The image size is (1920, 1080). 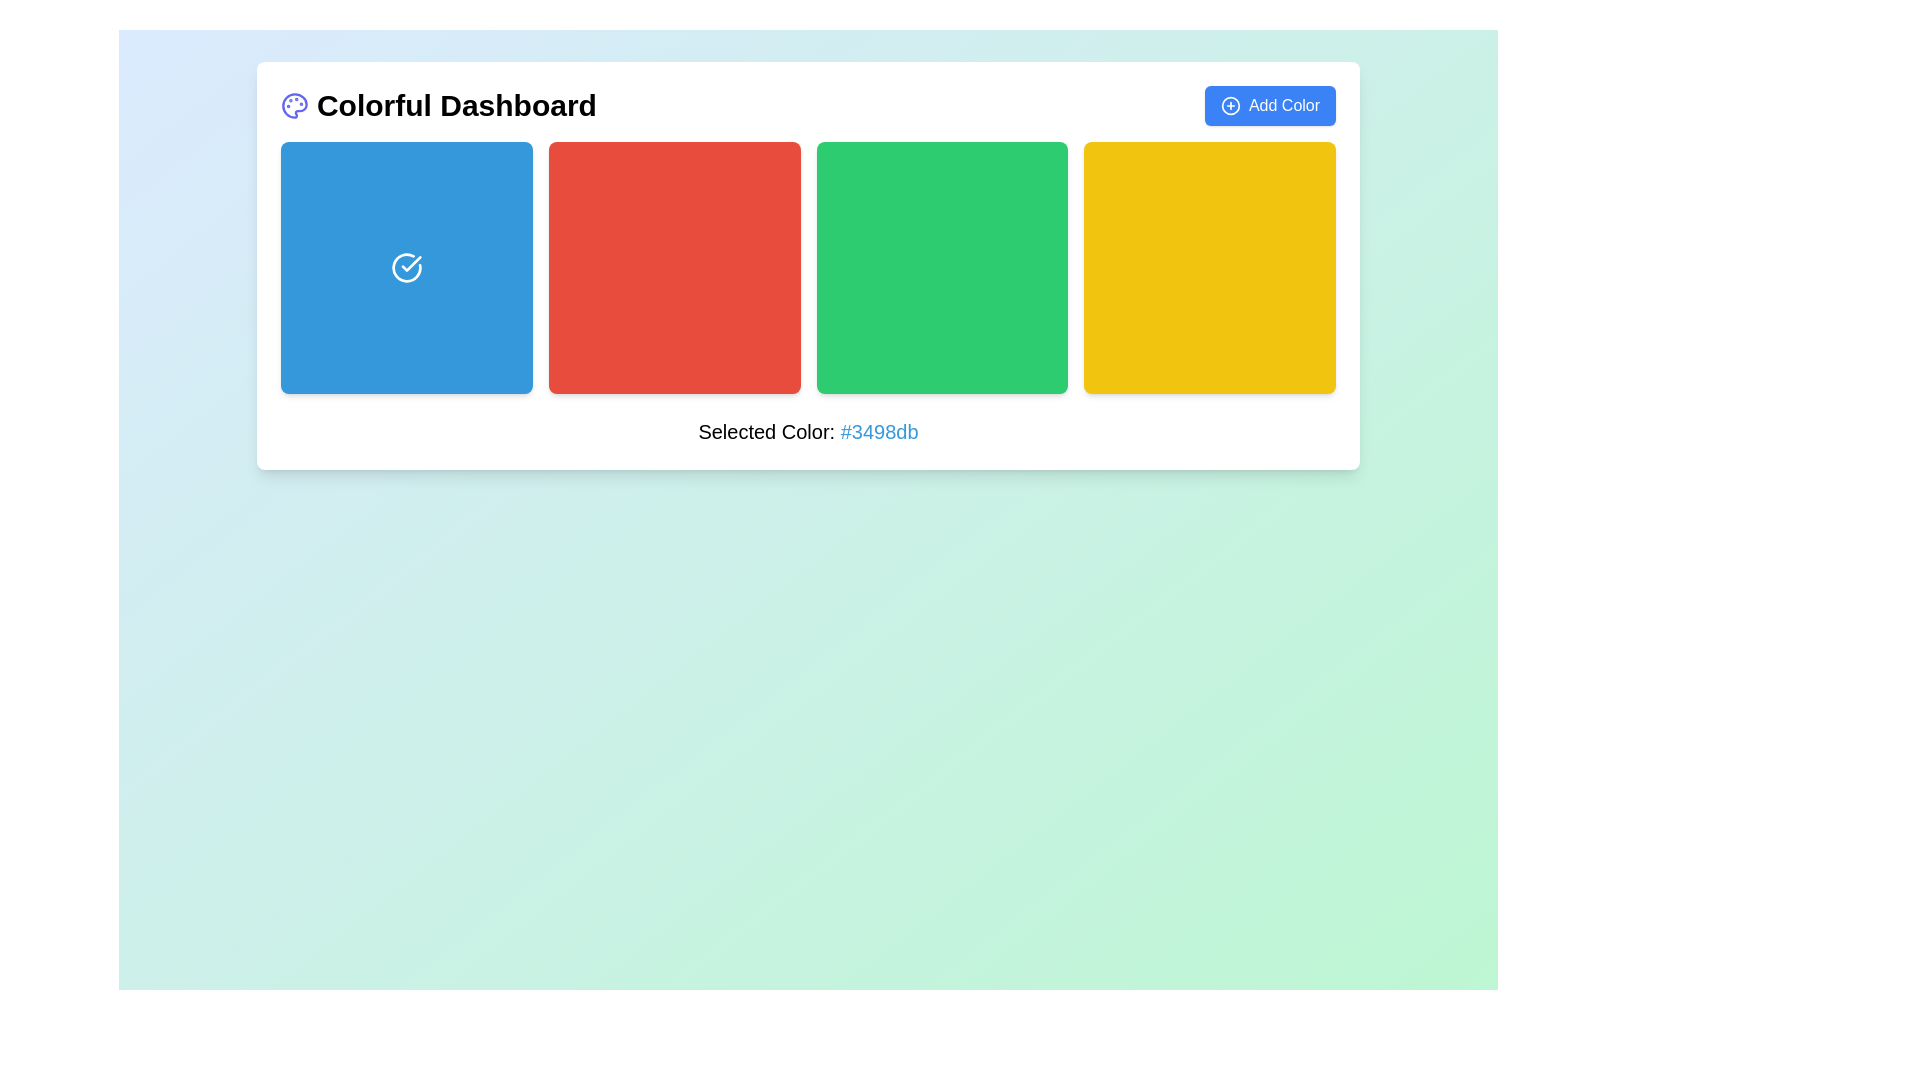 I want to click on the blue square button with a white check mark icon in the center, so click(x=405, y=266).